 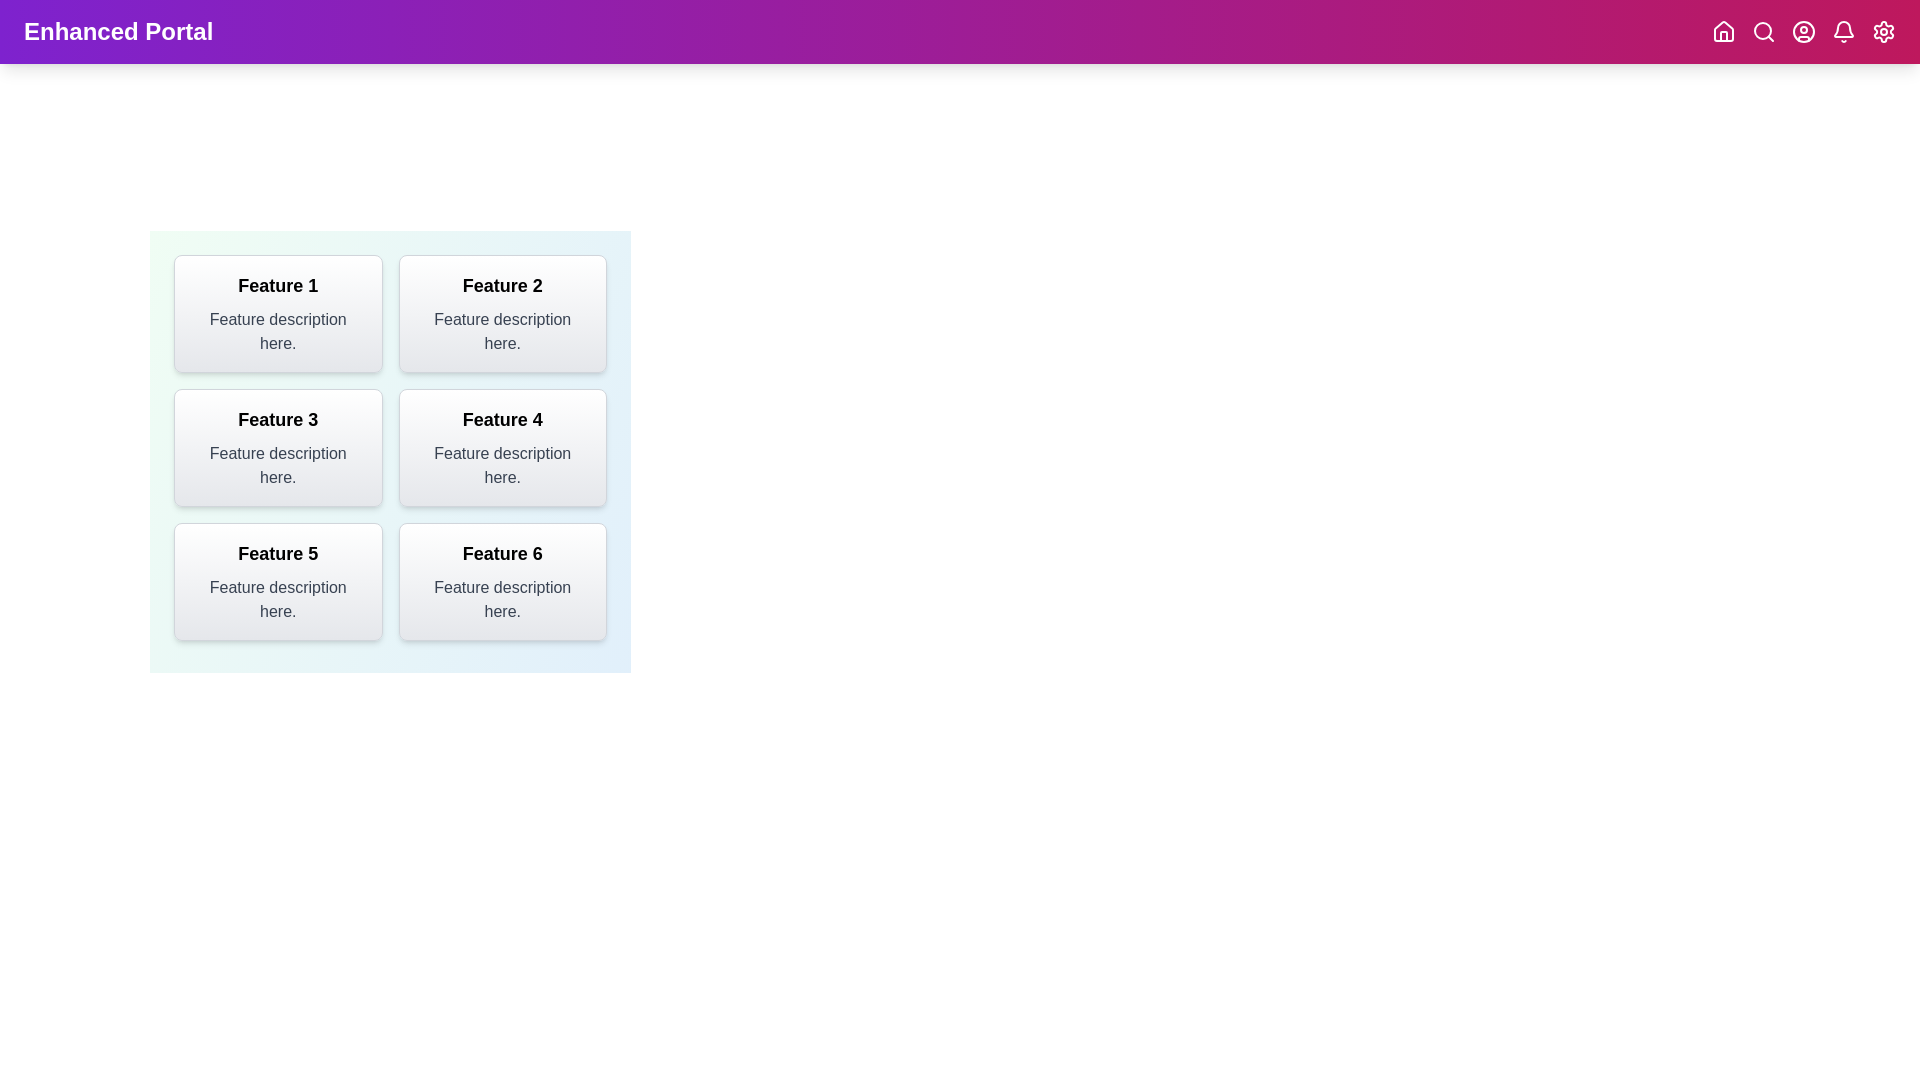 I want to click on the Profile navigation icon, so click(x=1804, y=31).